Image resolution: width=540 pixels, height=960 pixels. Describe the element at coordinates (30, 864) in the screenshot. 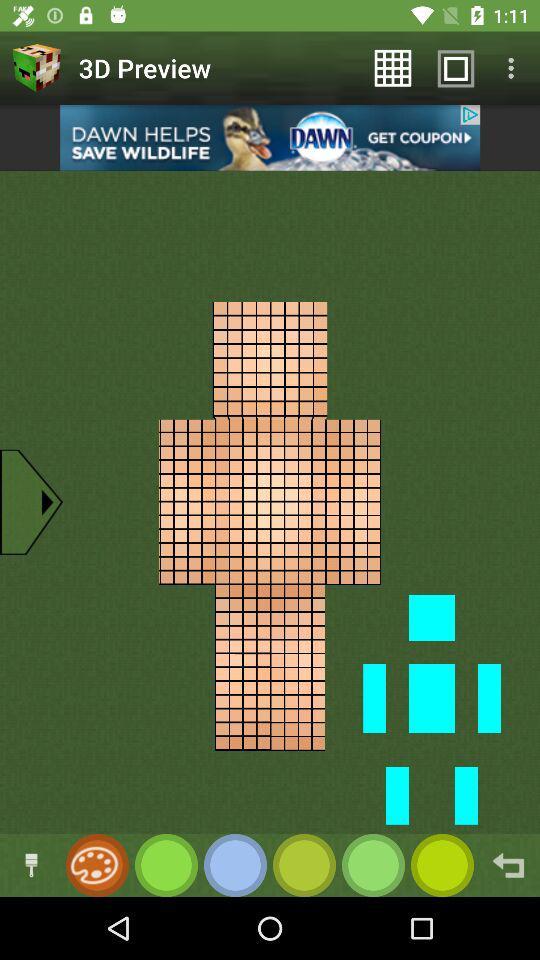

I see `change color` at that location.